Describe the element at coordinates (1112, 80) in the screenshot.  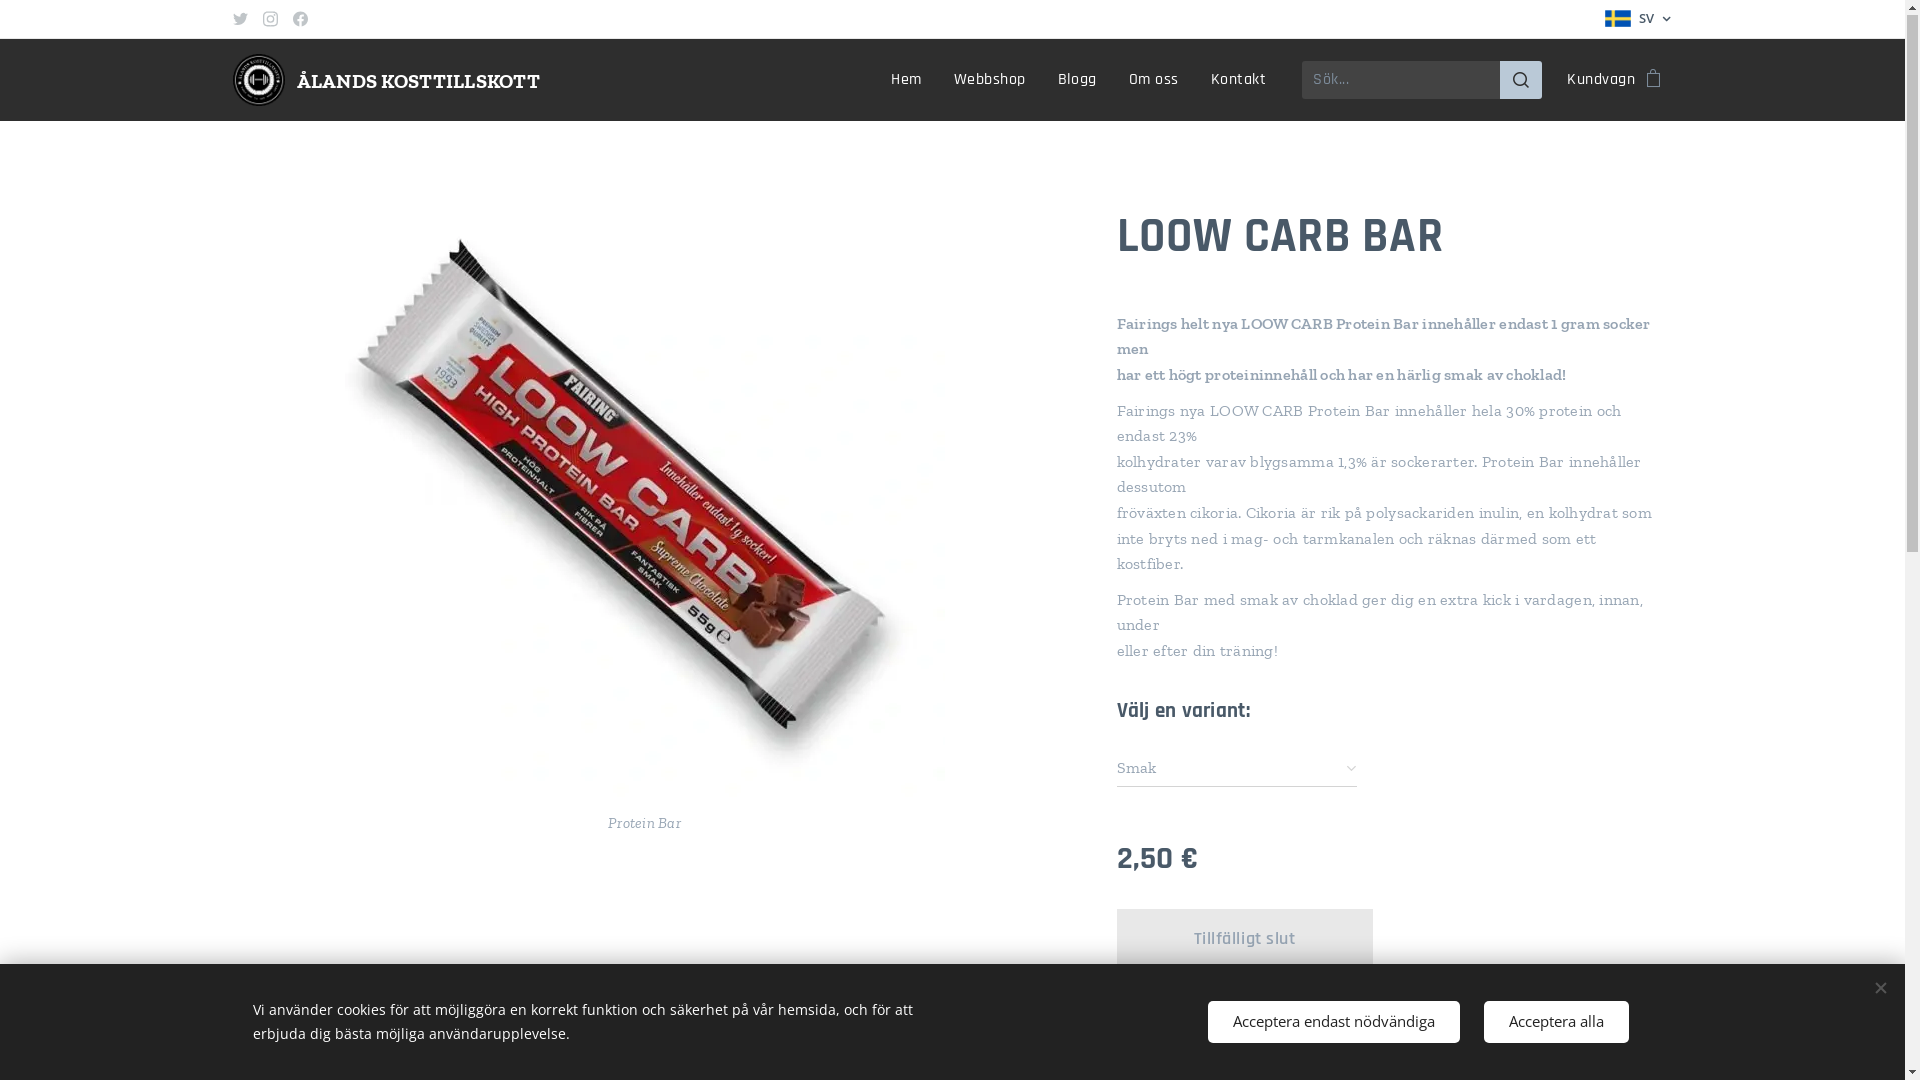
I see `'Om oss'` at that location.